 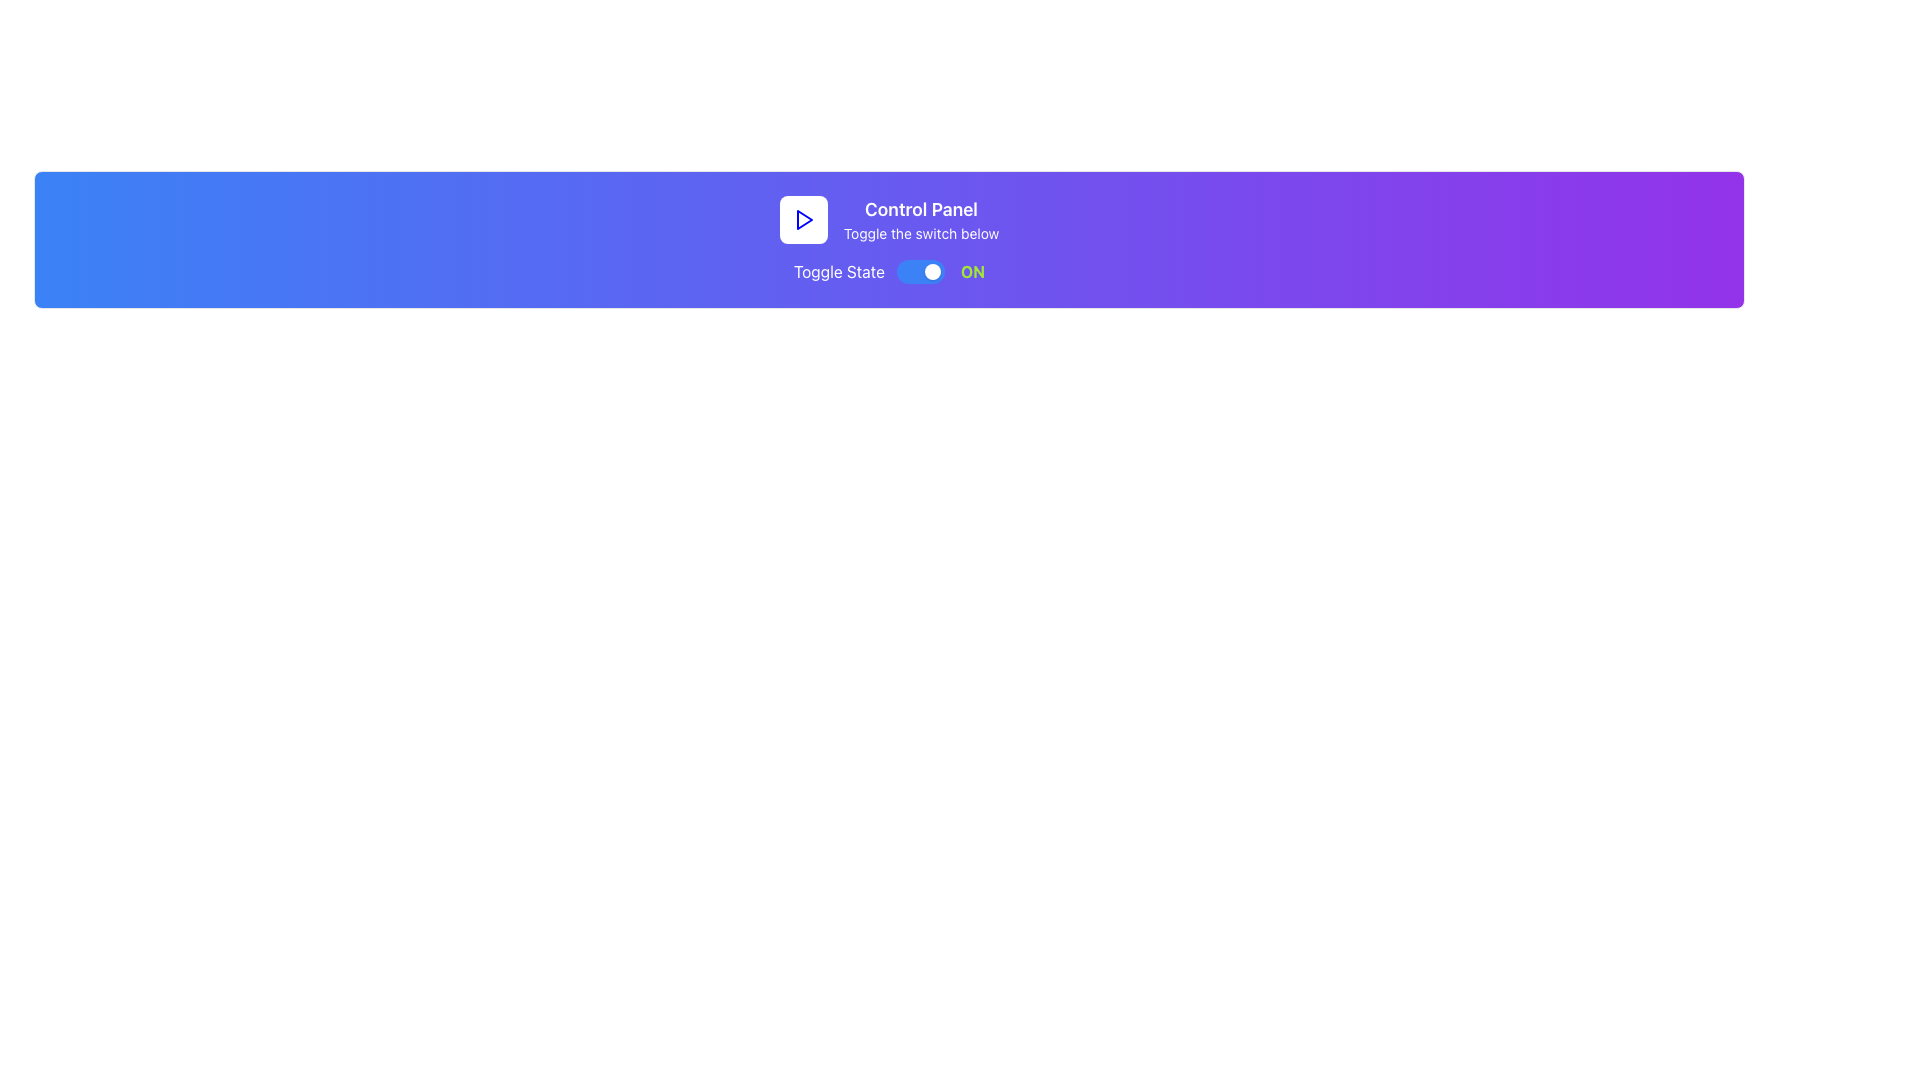 What do you see at coordinates (920, 209) in the screenshot?
I see `text label 'Control Panel' which is displayed in bold white font within the header section that has a gradient background` at bounding box center [920, 209].